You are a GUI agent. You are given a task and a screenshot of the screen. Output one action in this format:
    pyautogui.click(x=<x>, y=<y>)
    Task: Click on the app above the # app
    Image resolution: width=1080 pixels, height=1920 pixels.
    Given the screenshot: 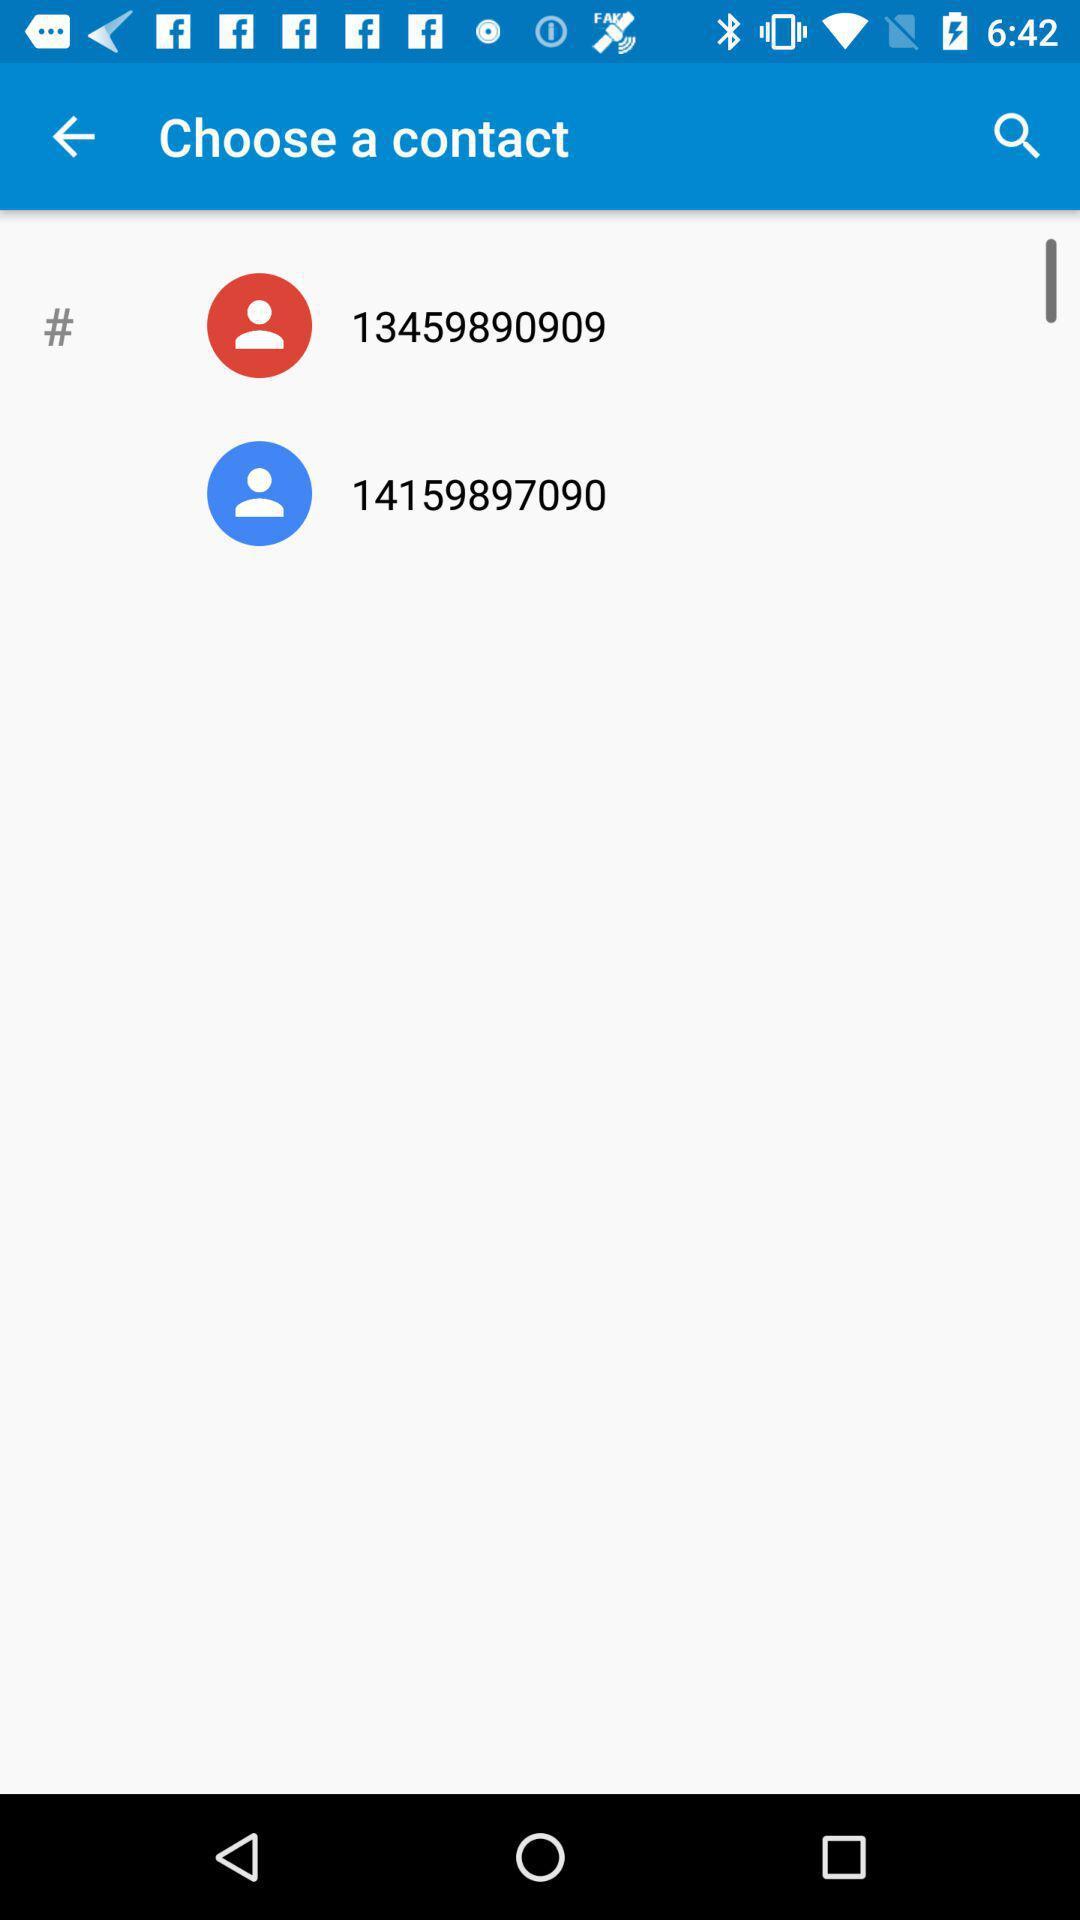 What is the action you would take?
    pyautogui.click(x=72, y=135)
    